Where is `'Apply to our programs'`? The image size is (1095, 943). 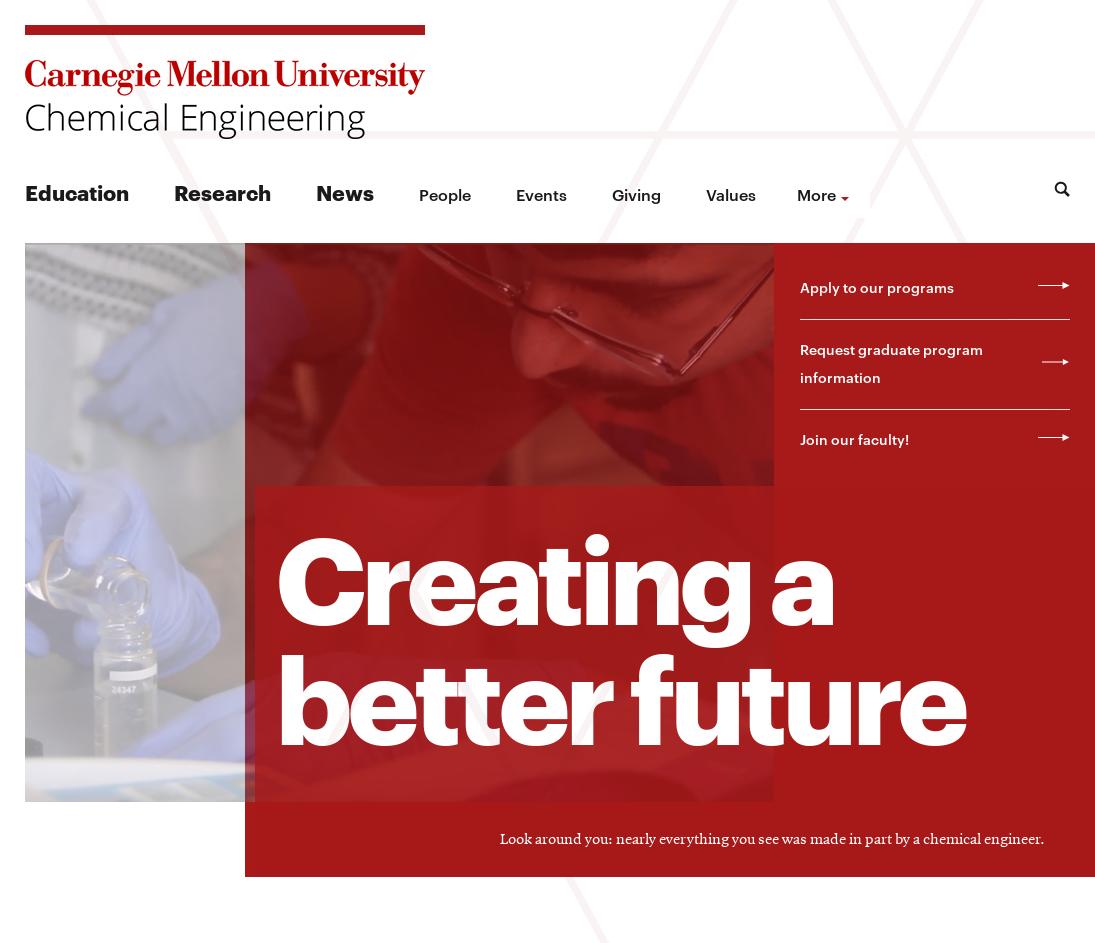
'Apply to our programs' is located at coordinates (875, 285).